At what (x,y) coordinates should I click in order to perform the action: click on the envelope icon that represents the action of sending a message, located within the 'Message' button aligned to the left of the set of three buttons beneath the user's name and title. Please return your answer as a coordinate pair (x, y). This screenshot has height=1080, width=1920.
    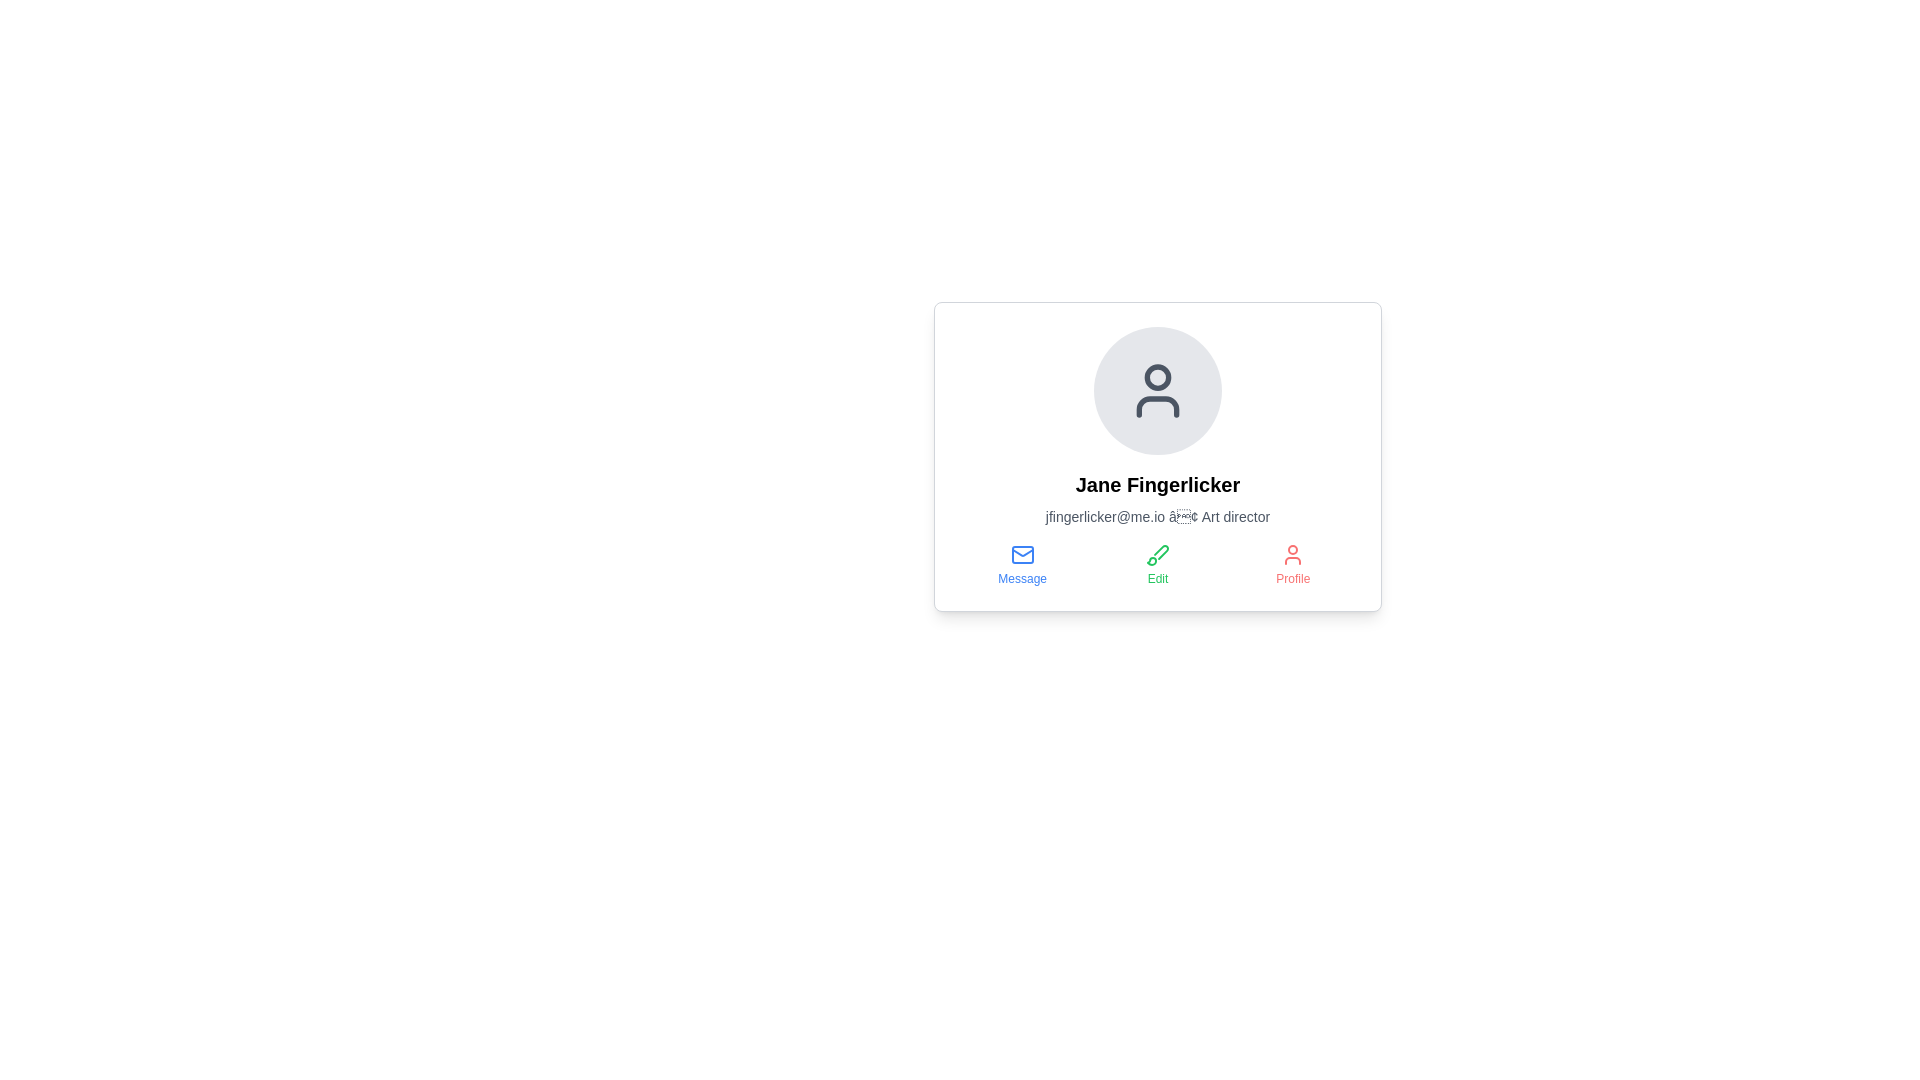
    Looking at the image, I should click on (1022, 555).